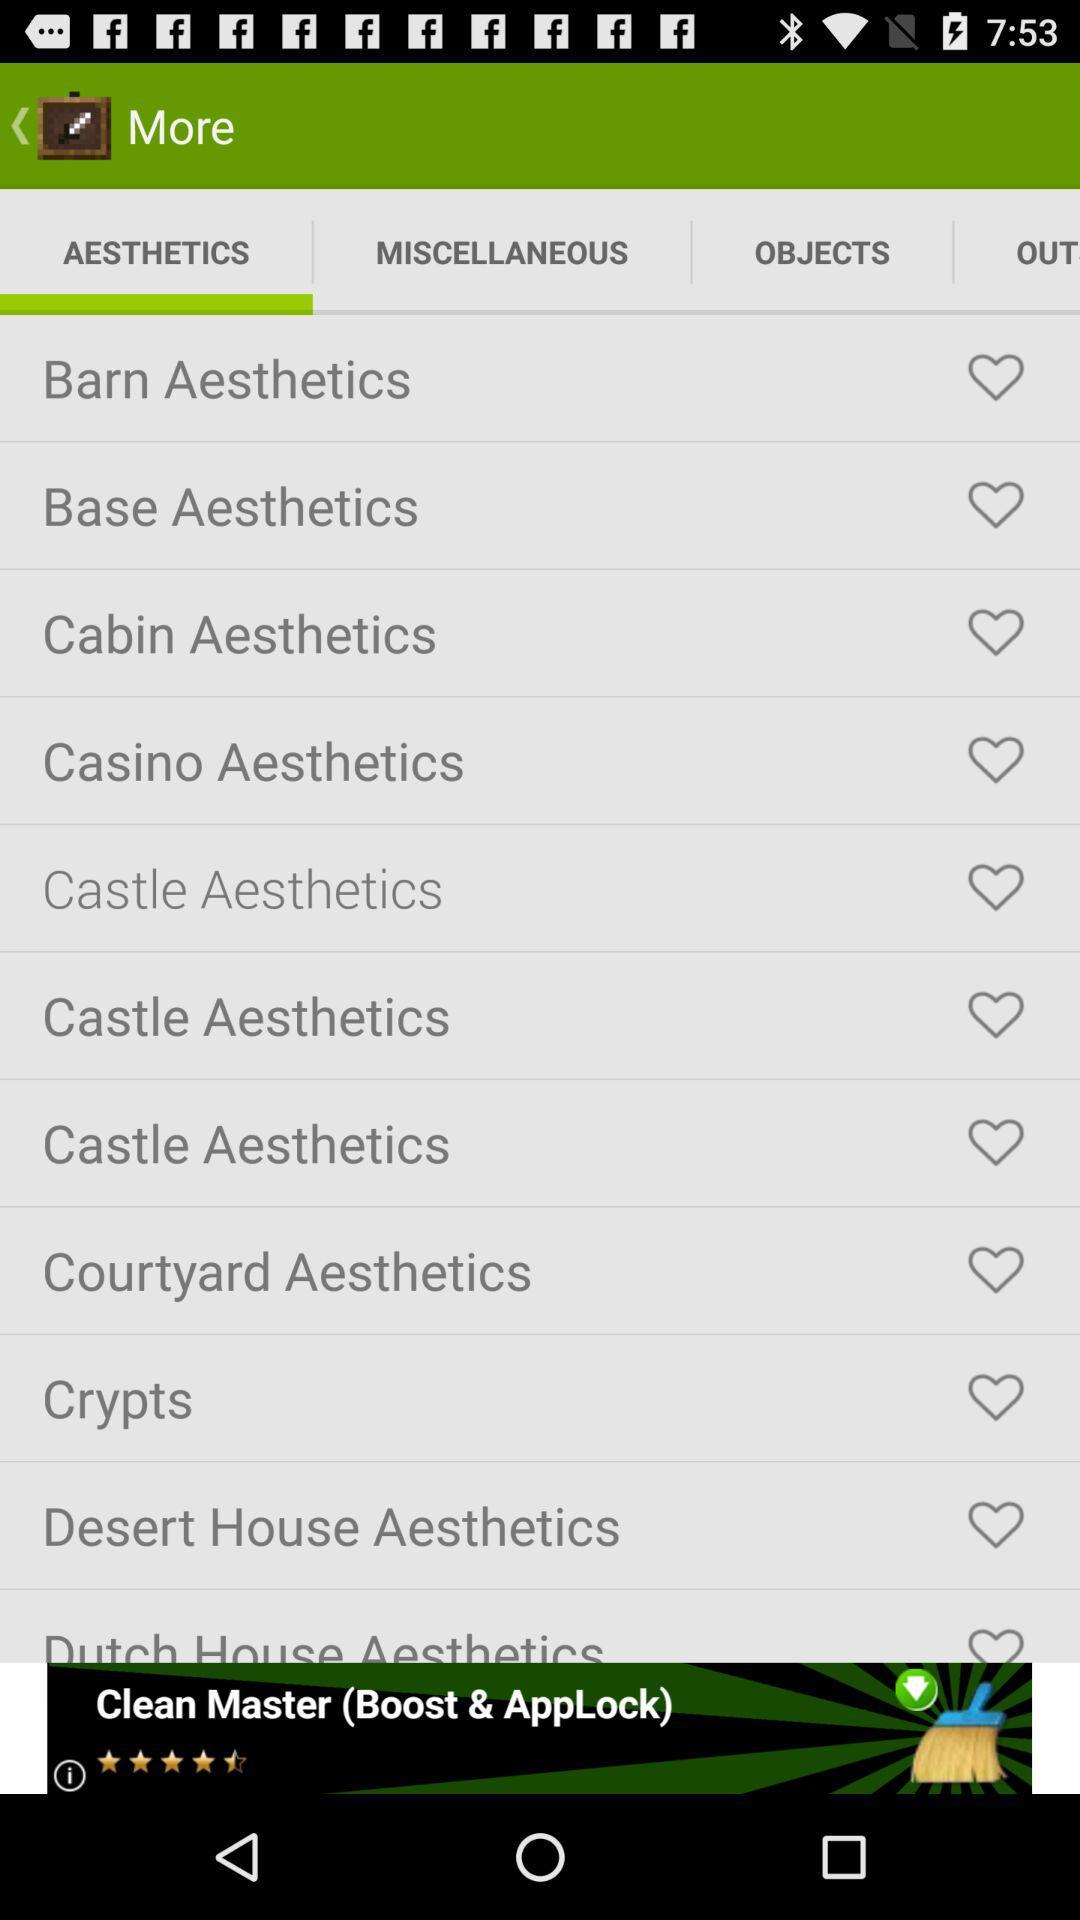 Image resolution: width=1080 pixels, height=1920 pixels. Describe the element at coordinates (538, 1727) in the screenshot. I see `a link to an advertisement` at that location.